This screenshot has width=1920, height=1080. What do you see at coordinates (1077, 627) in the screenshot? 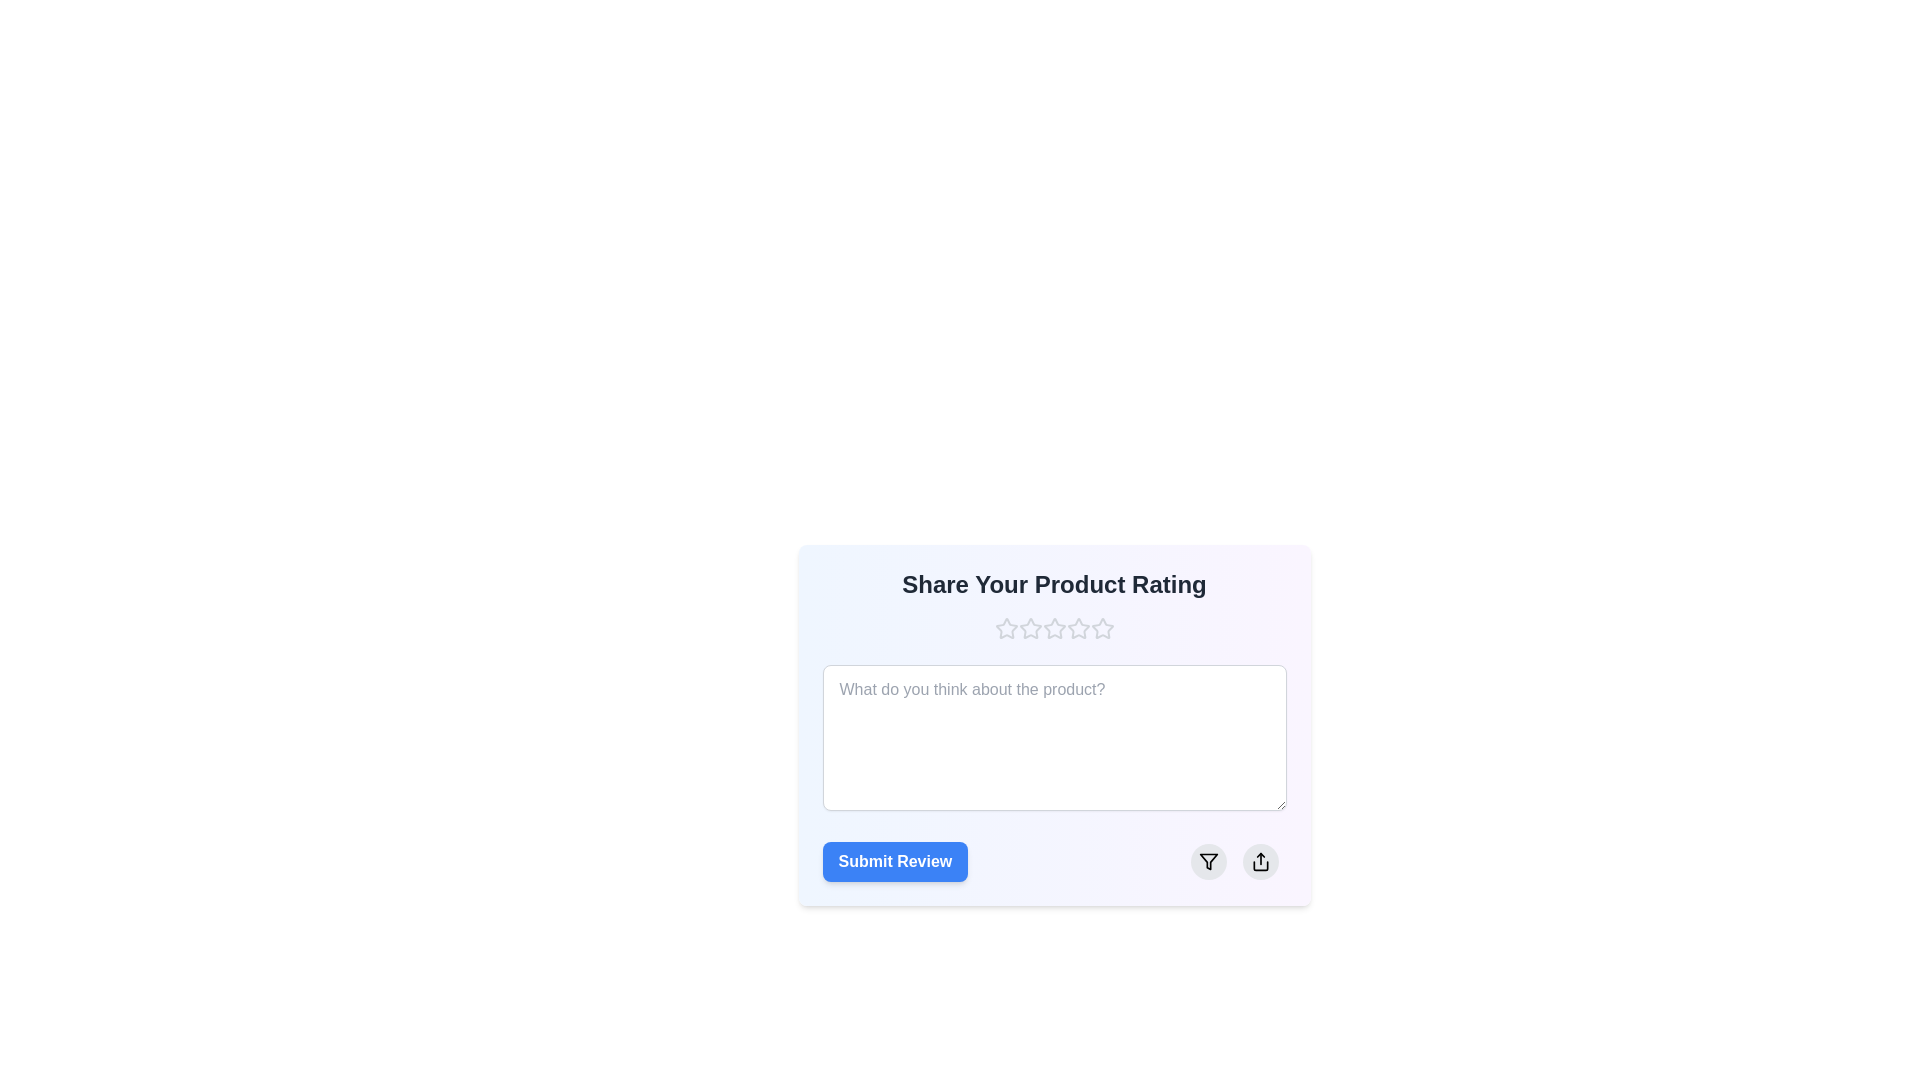
I see `the third star icon, which is styled with a gray hue and located in the 'Share Your Product Rating' section` at bounding box center [1077, 627].